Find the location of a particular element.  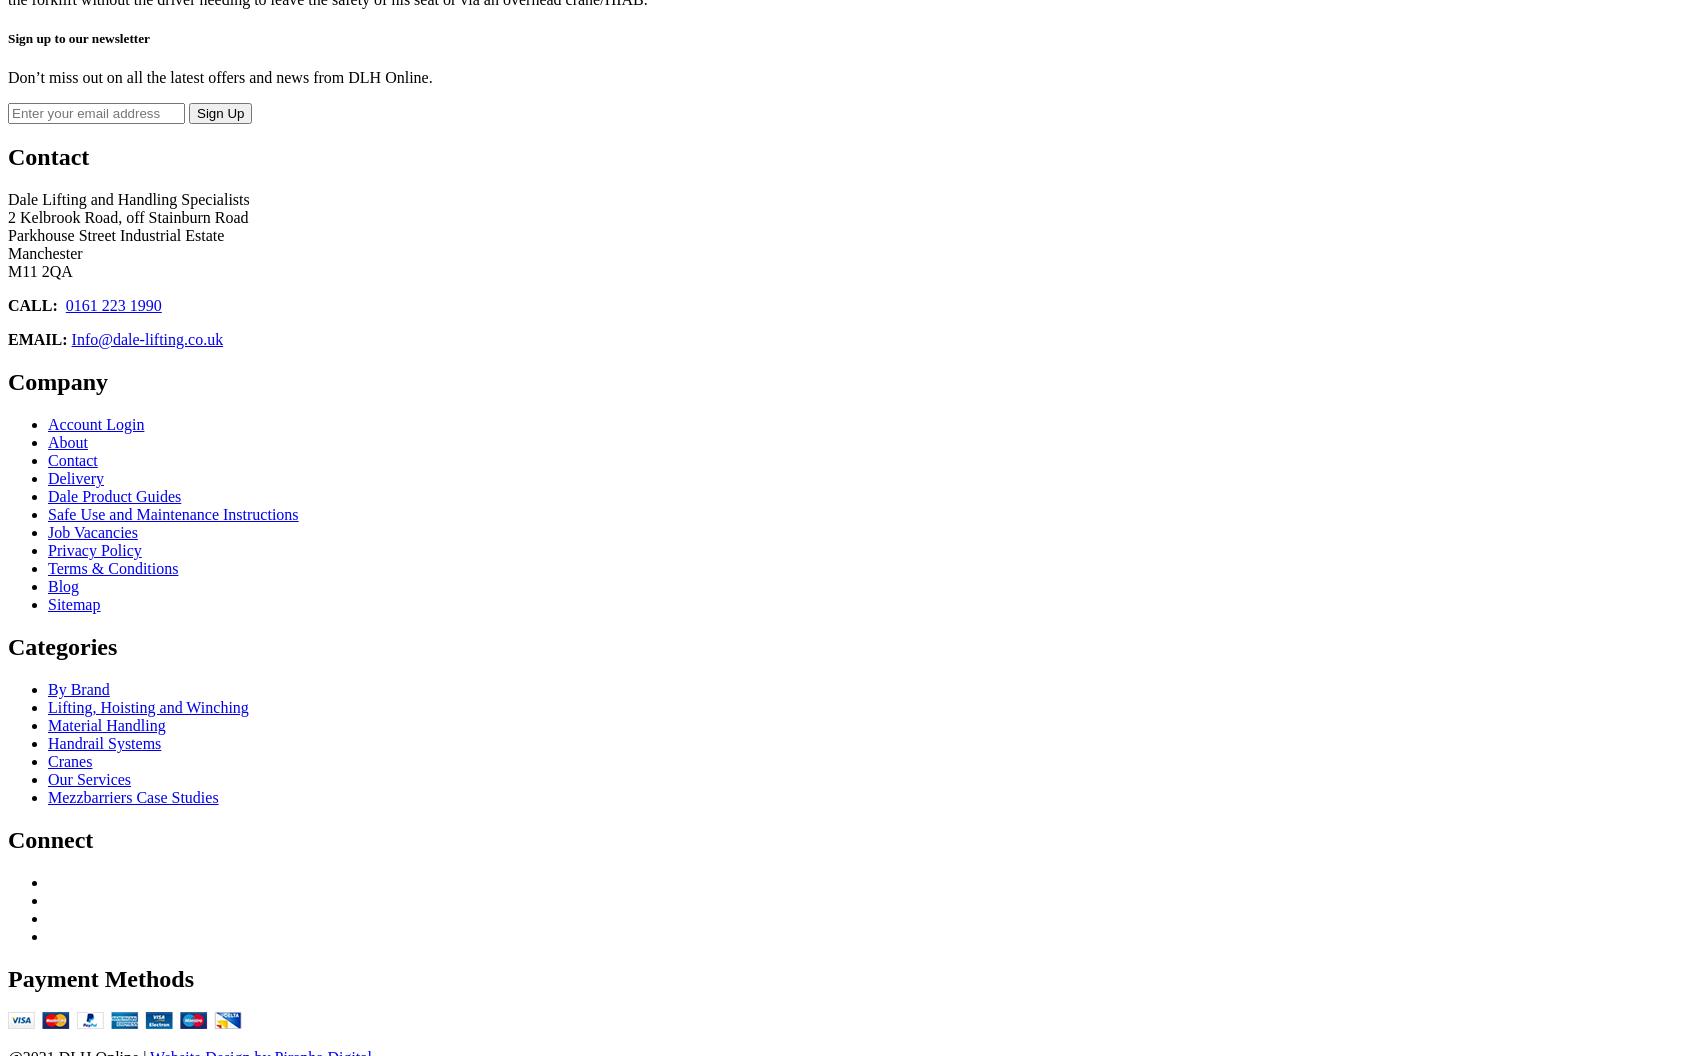

'M11 2QA' is located at coordinates (39, 271).